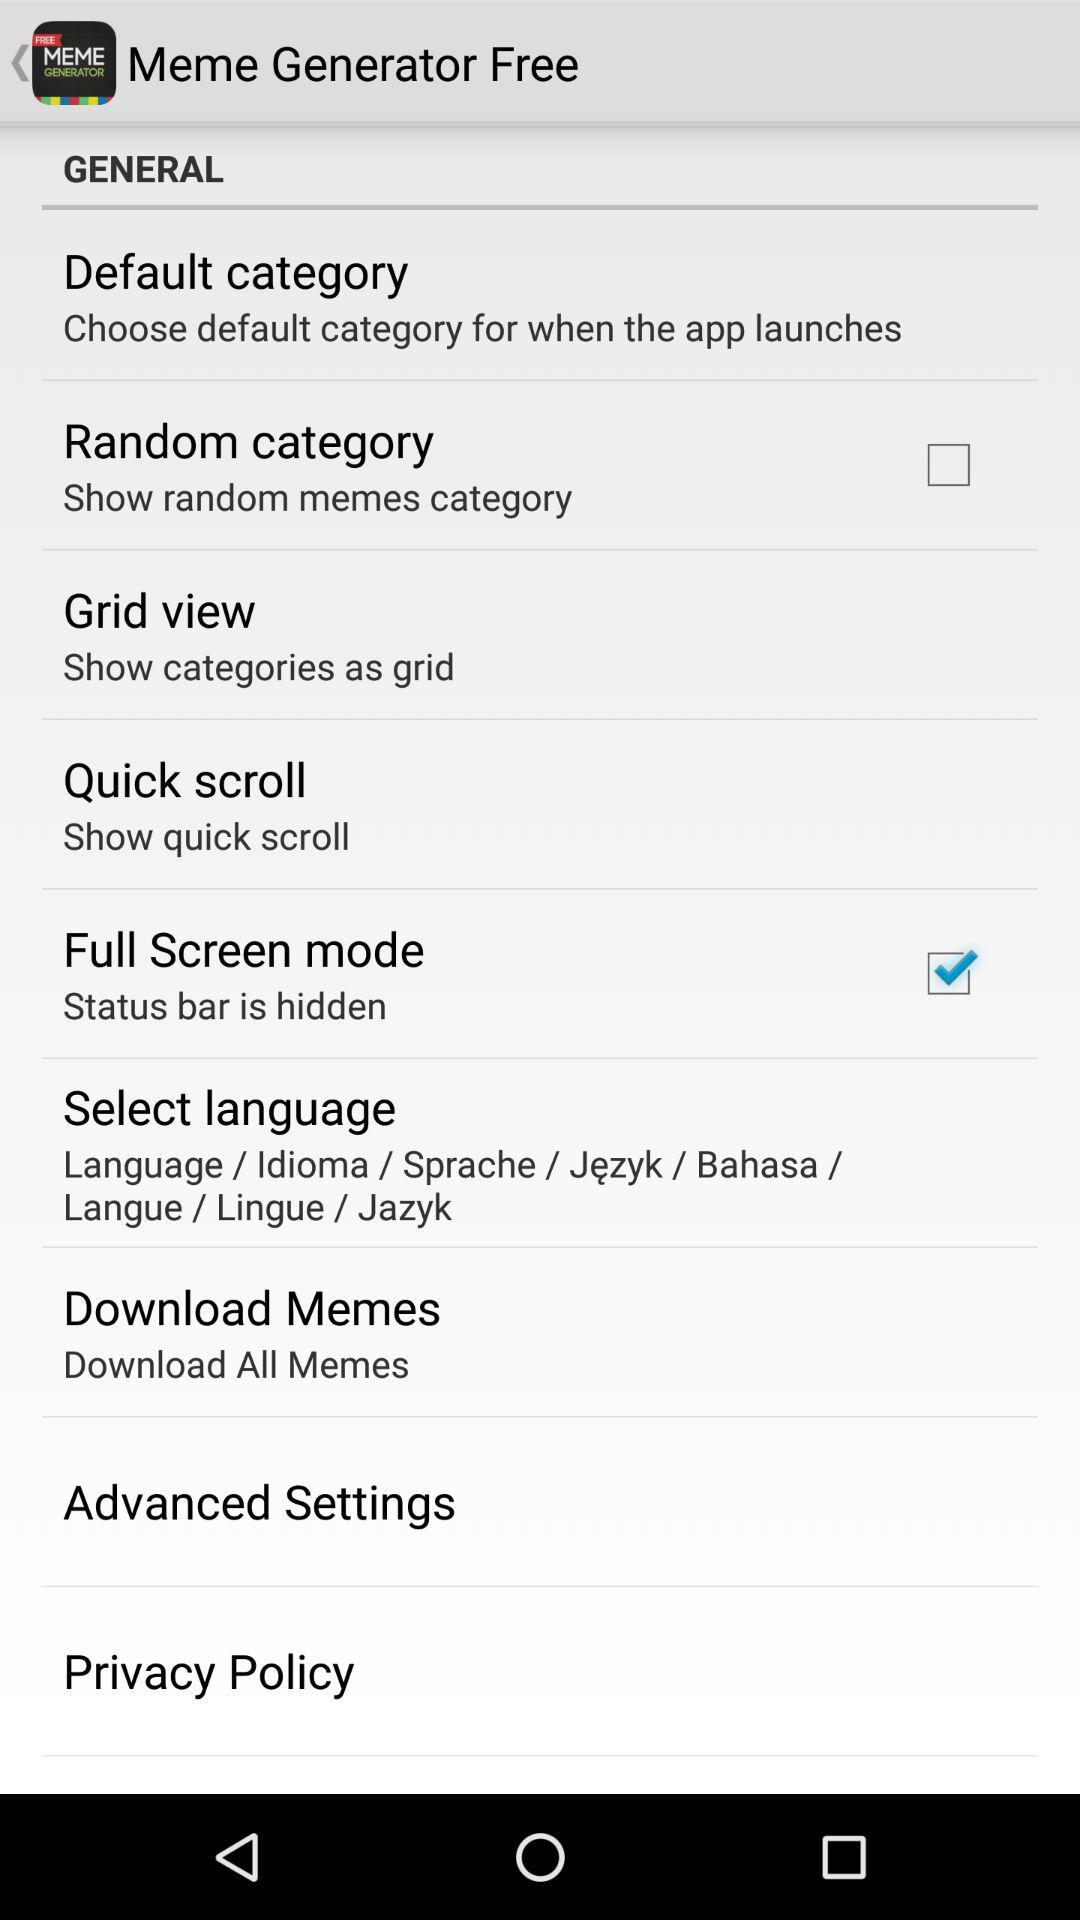 The height and width of the screenshot is (1920, 1080). I want to click on the show random memes app, so click(316, 496).